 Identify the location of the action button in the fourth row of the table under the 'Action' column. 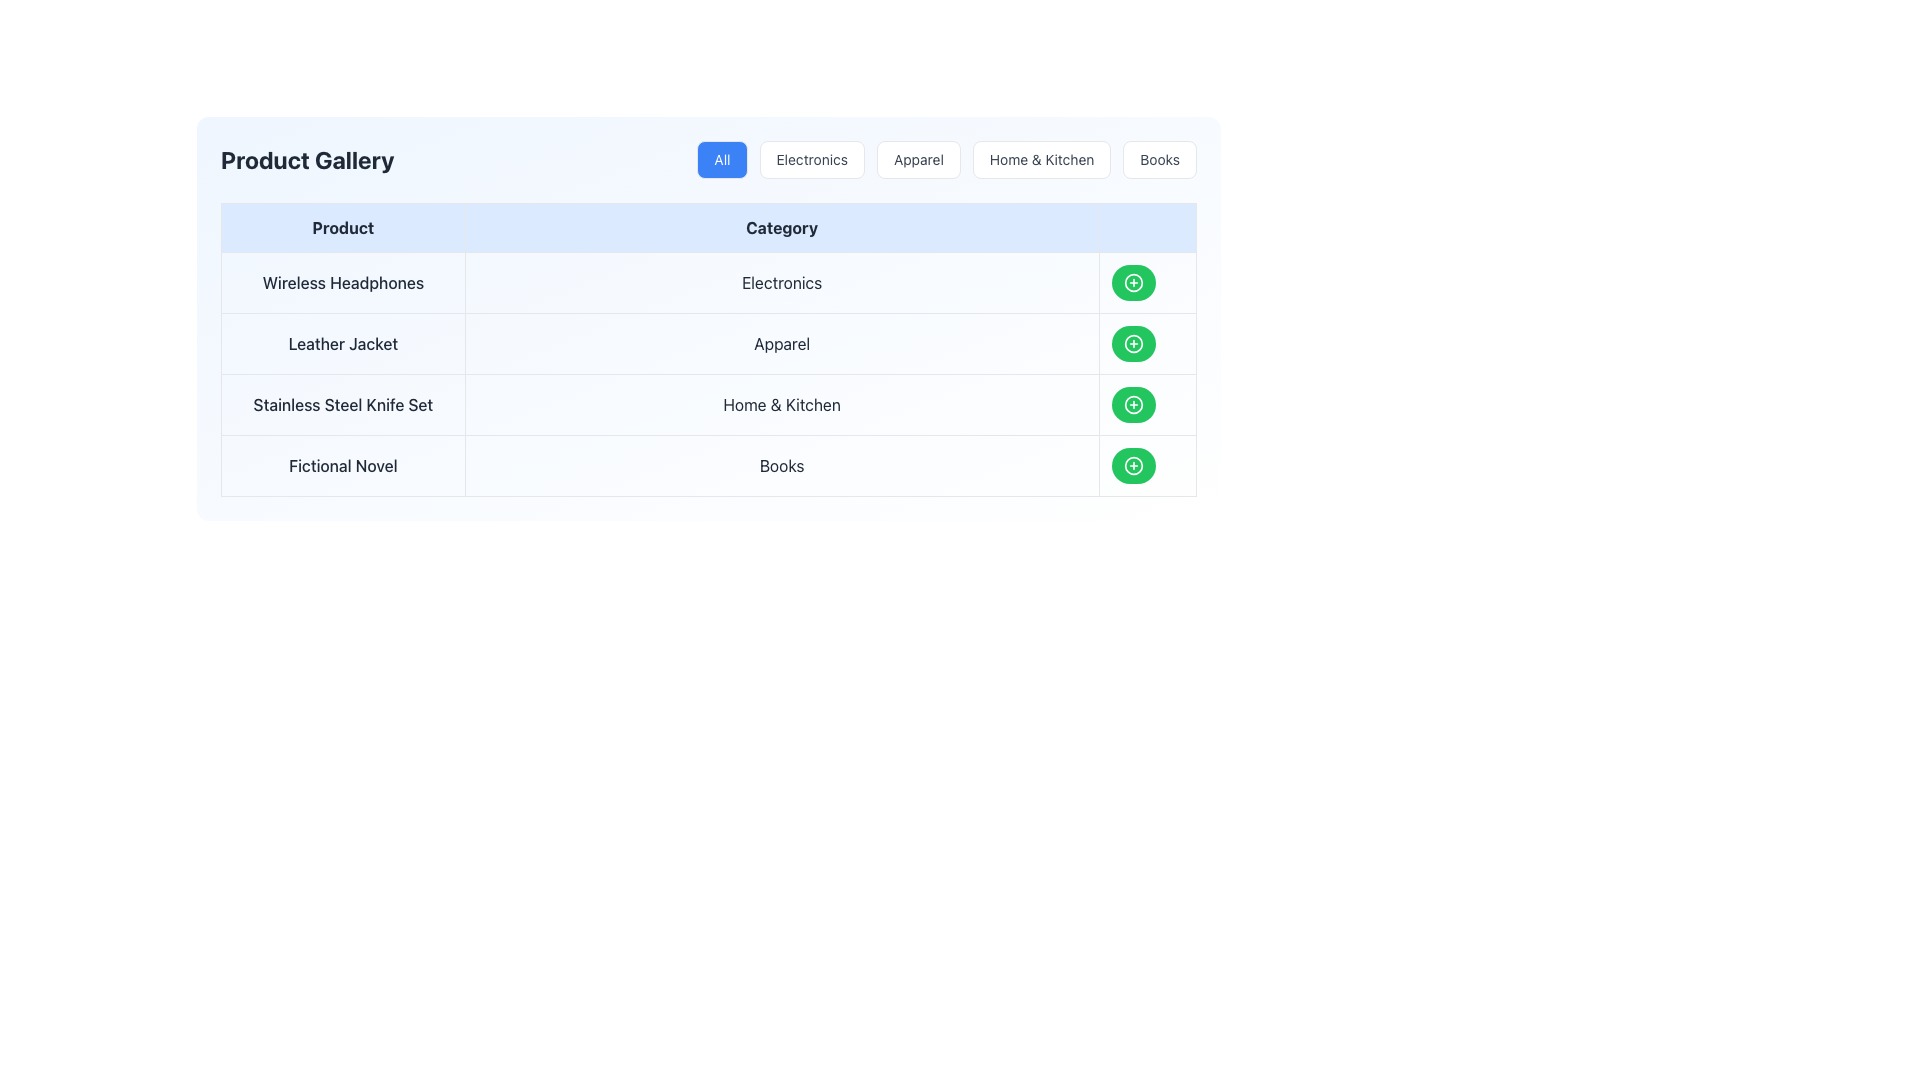
(1147, 466).